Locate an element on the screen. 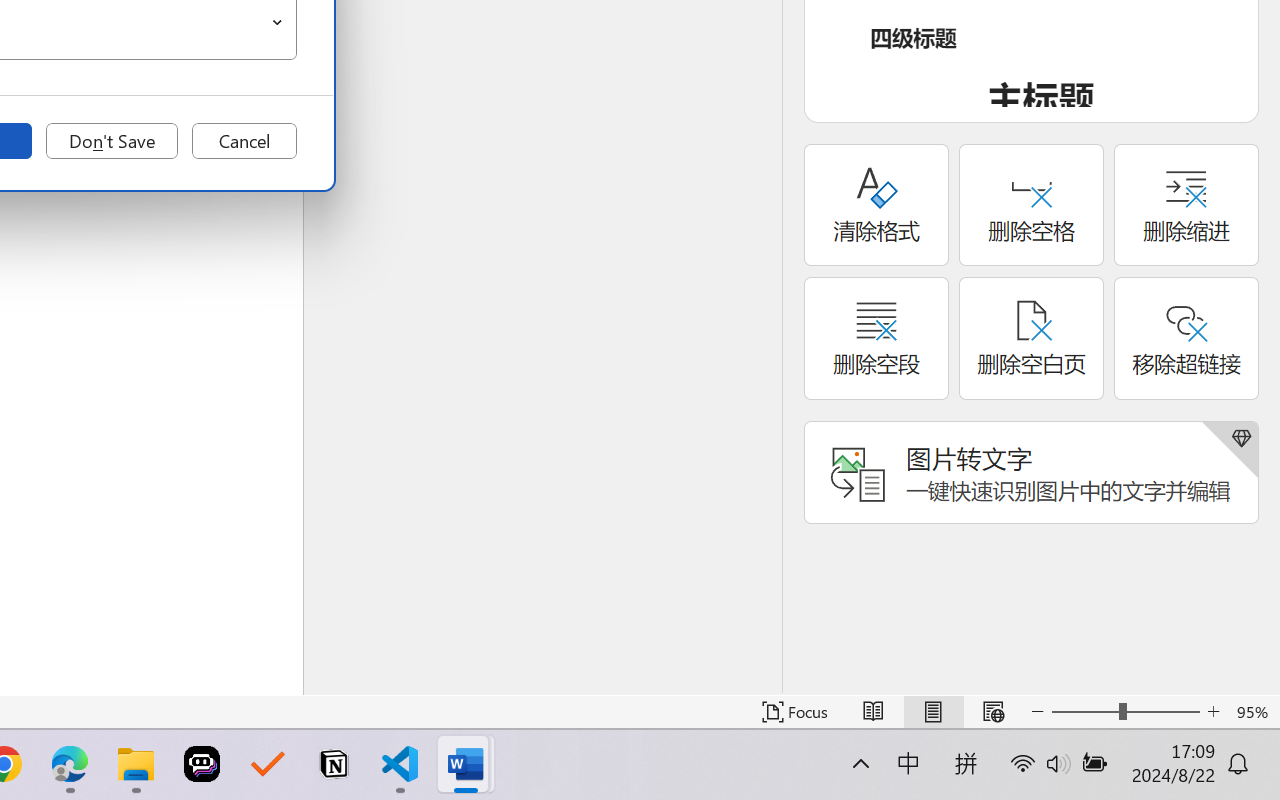 The width and height of the screenshot is (1280, 800). 'Cancel' is located at coordinates (243, 141).